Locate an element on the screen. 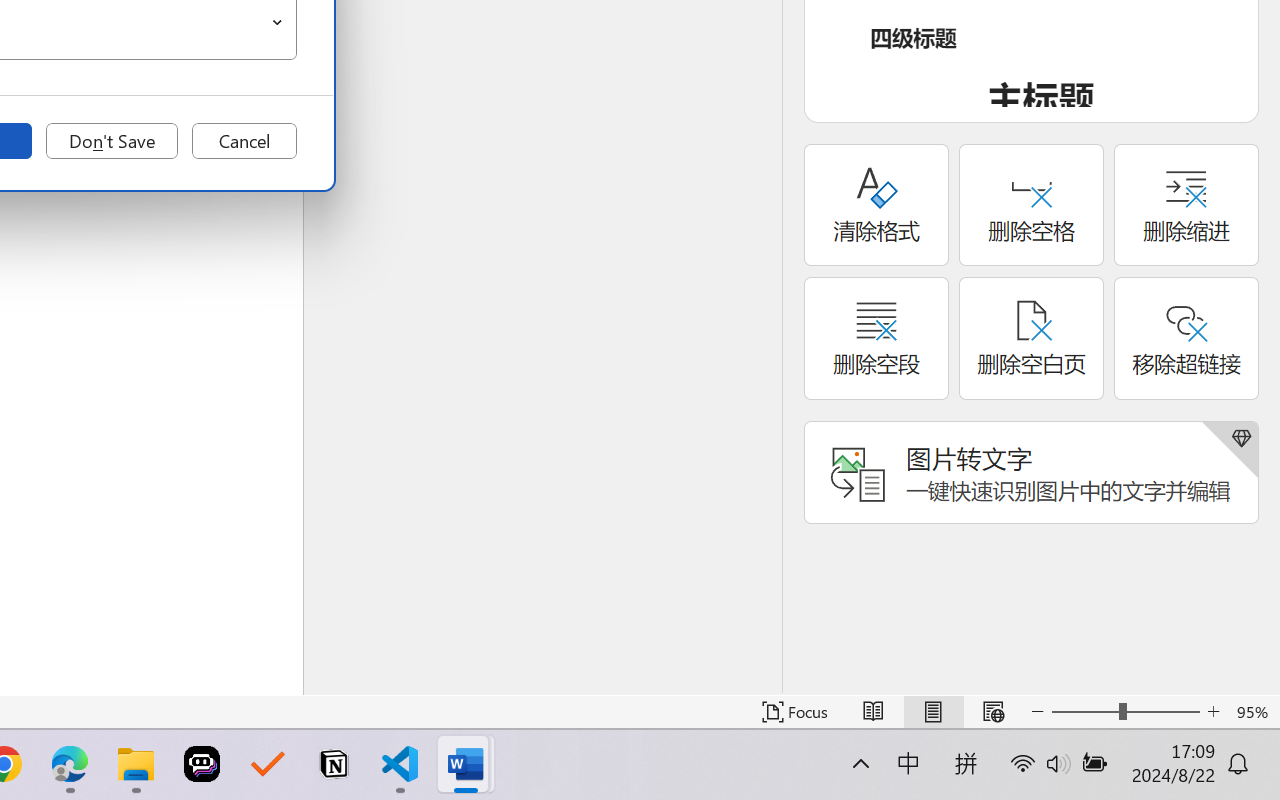 The width and height of the screenshot is (1280, 800). 'Cancel' is located at coordinates (243, 141).